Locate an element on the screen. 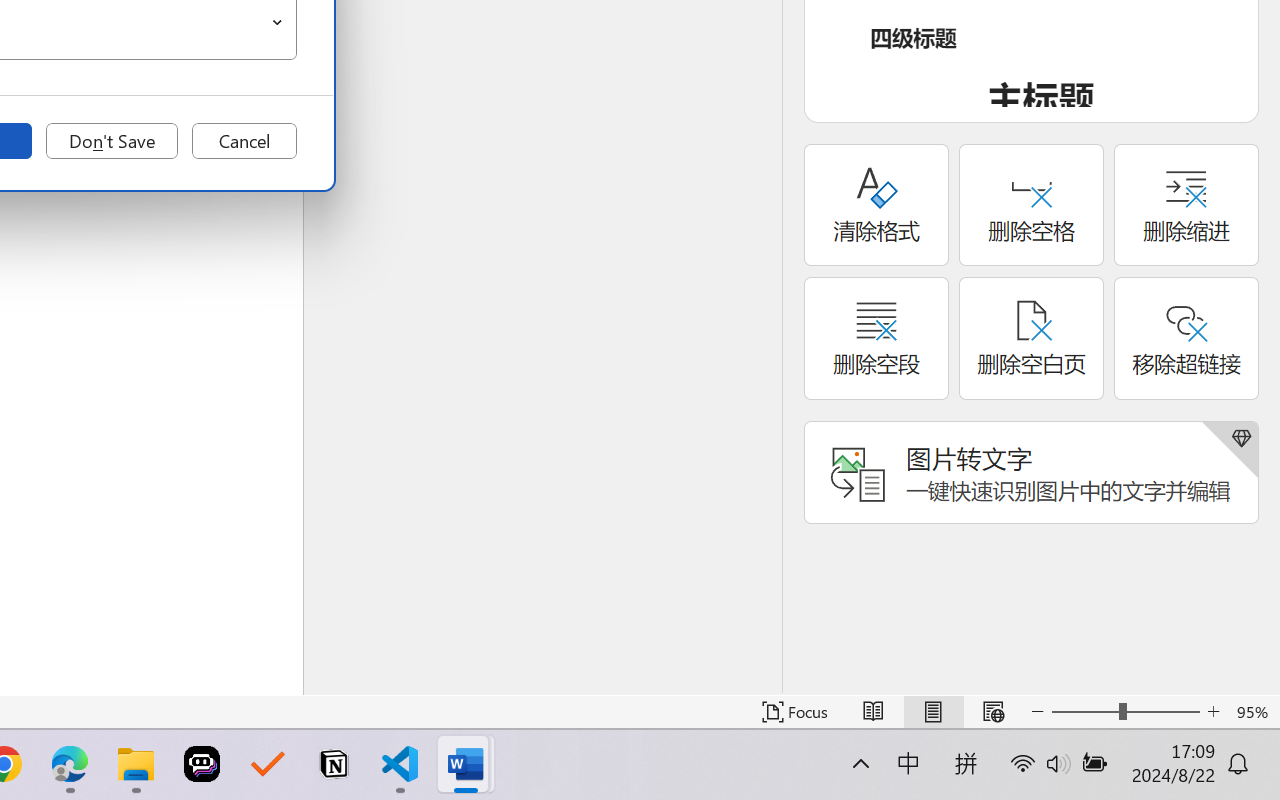 The width and height of the screenshot is (1280, 800). 'Cancel' is located at coordinates (243, 141).